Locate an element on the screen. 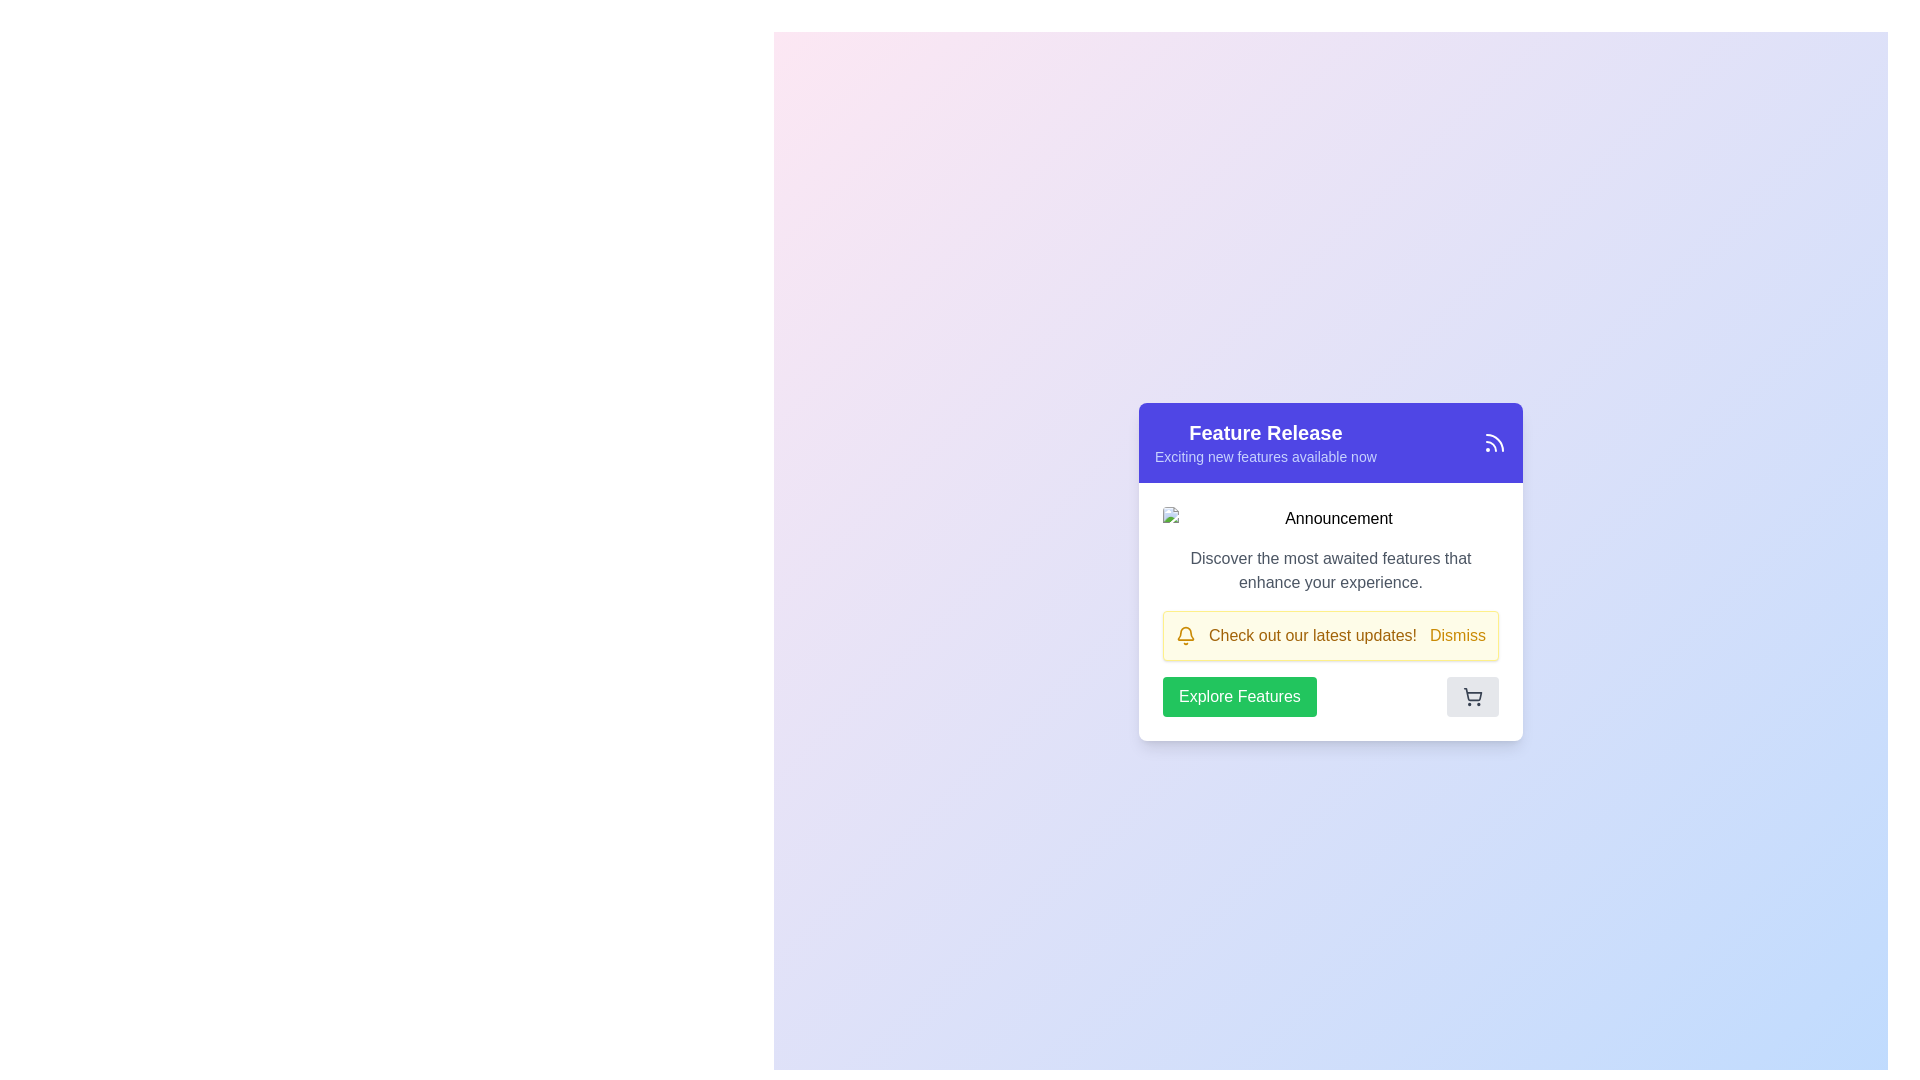 The image size is (1920, 1080). the Text Label positioned beneath the 'Feature Release' title in the card layout is located at coordinates (1264, 456).